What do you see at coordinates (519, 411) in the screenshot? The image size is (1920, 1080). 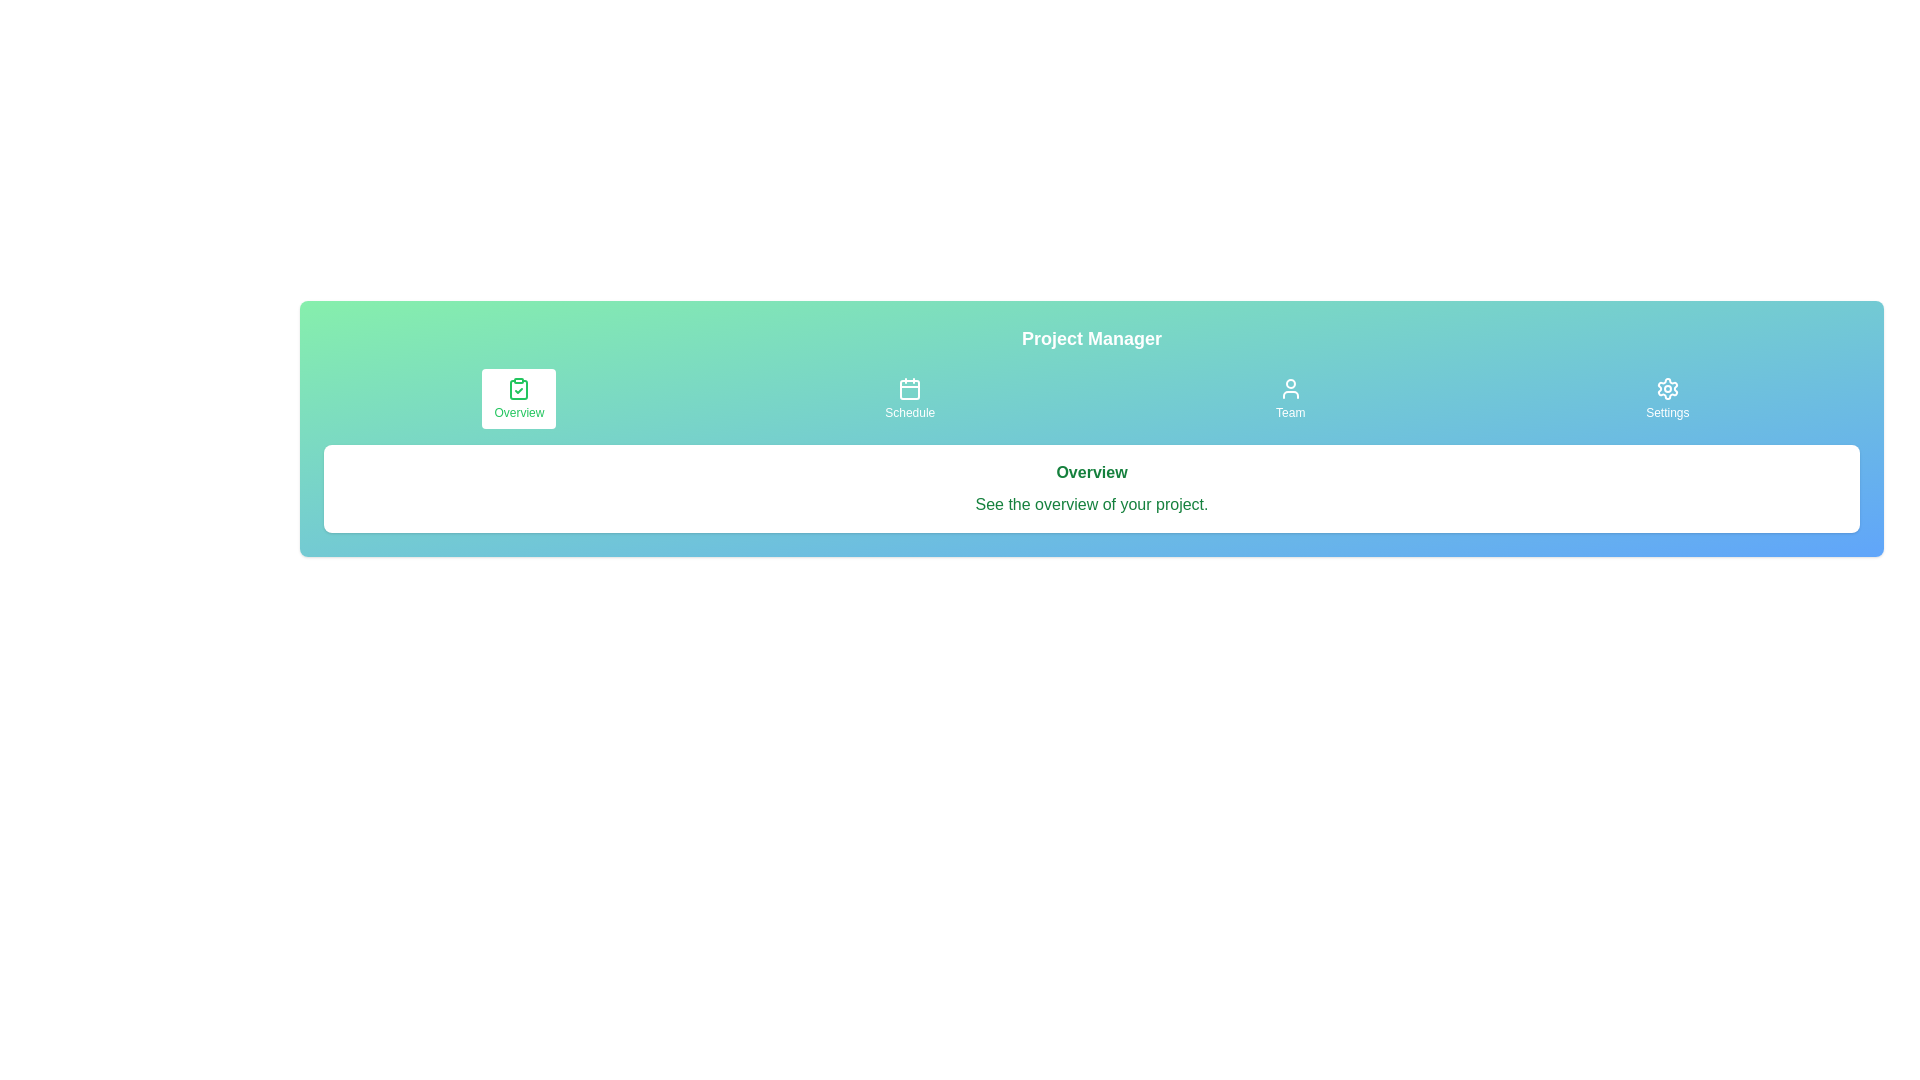 I see `the navigation button` at bounding box center [519, 411].